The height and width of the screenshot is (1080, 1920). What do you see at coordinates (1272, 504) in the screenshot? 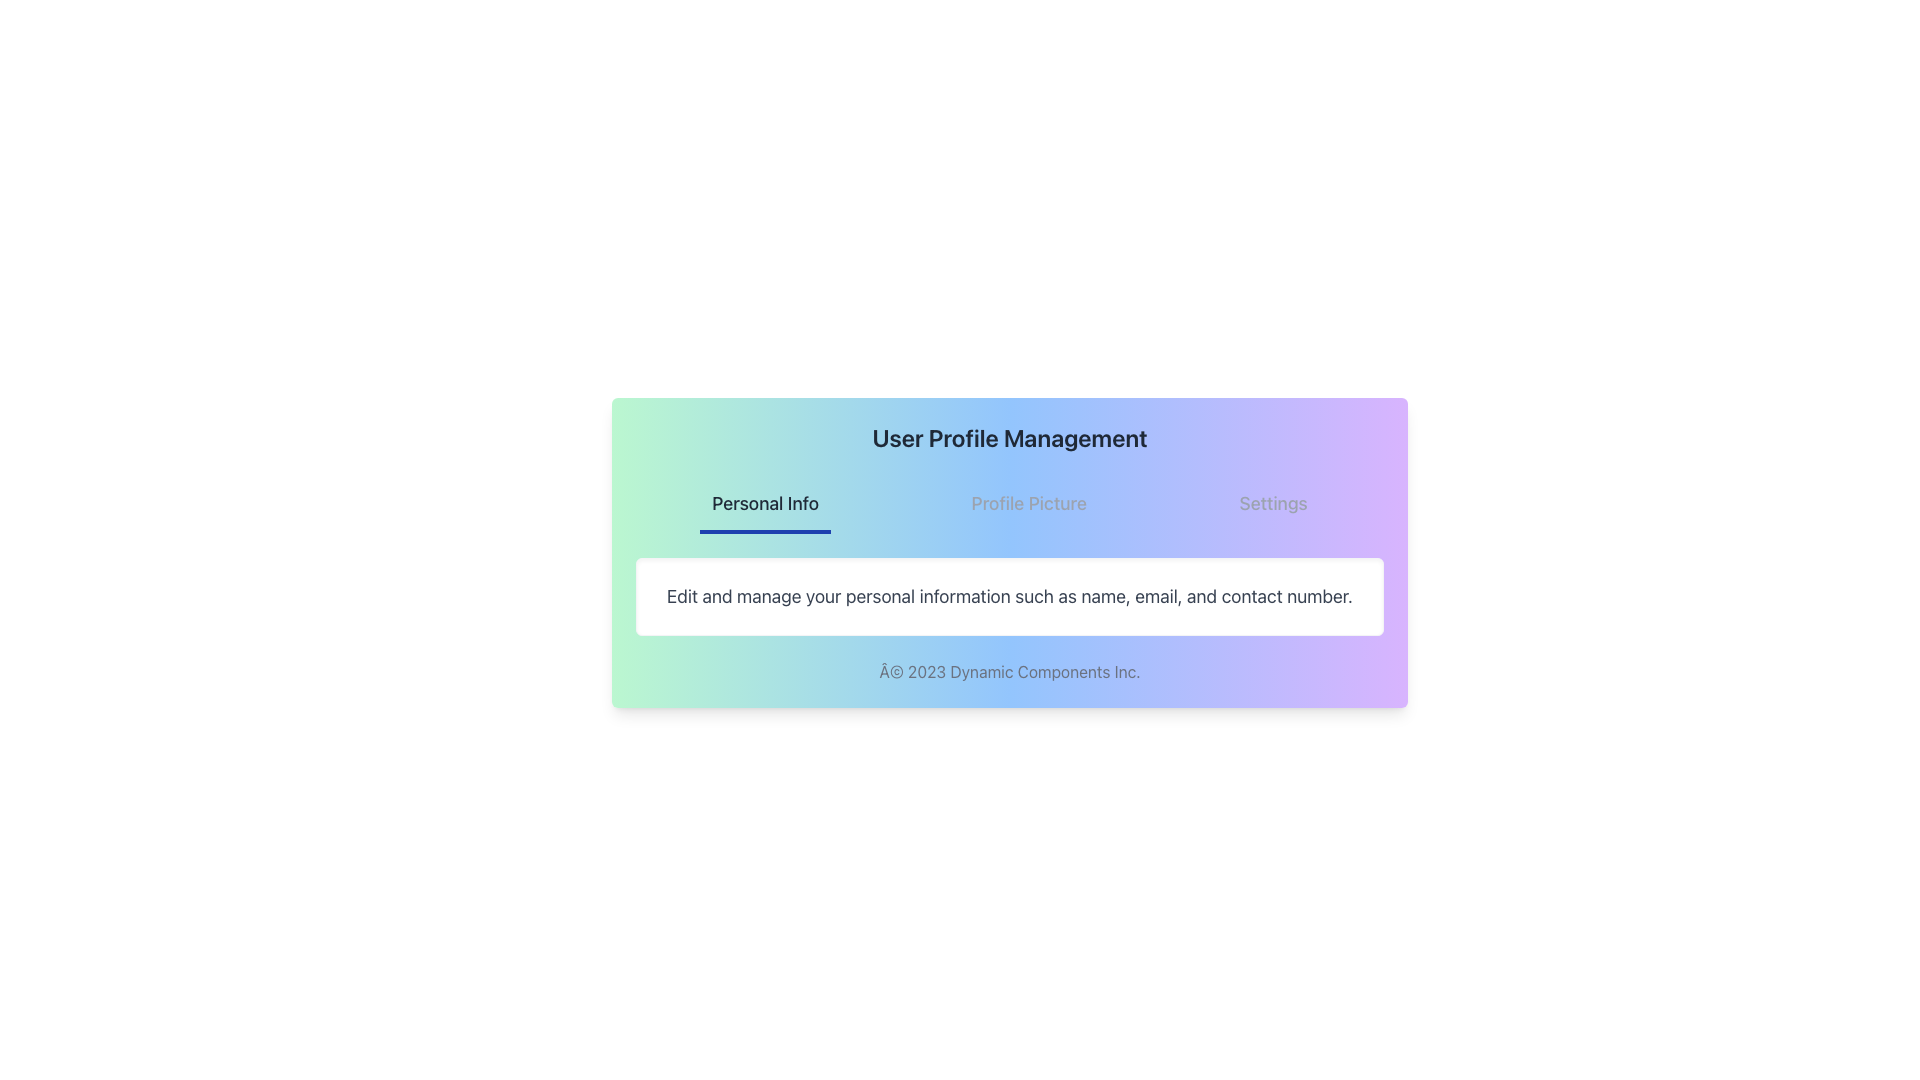
I see `the 'Settings' tab, which is the last tab in the user profile management section` at bounding box center [1272, 504].